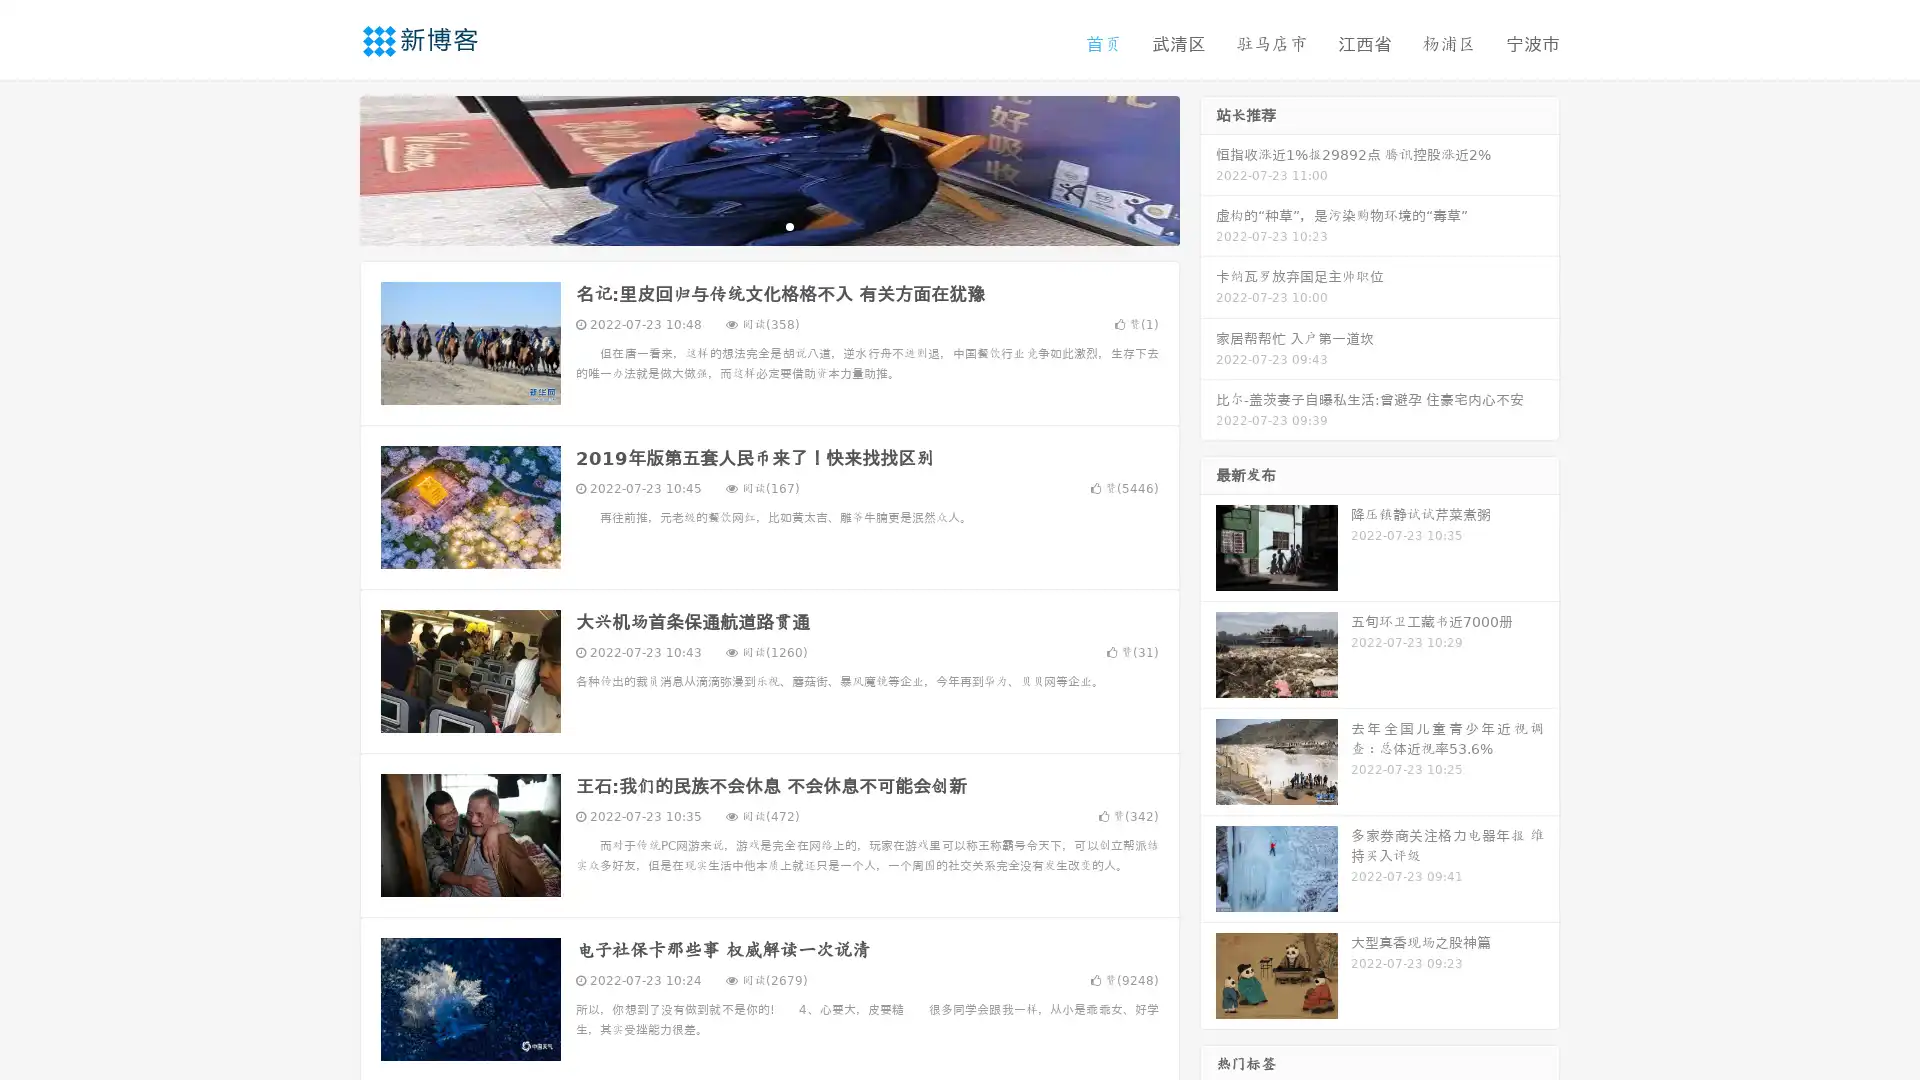 This screenshot has width=1920, height=1080. Describe the element at coordinates (768, 225) in the screenshot. I see `Go to slide 2` at that location.